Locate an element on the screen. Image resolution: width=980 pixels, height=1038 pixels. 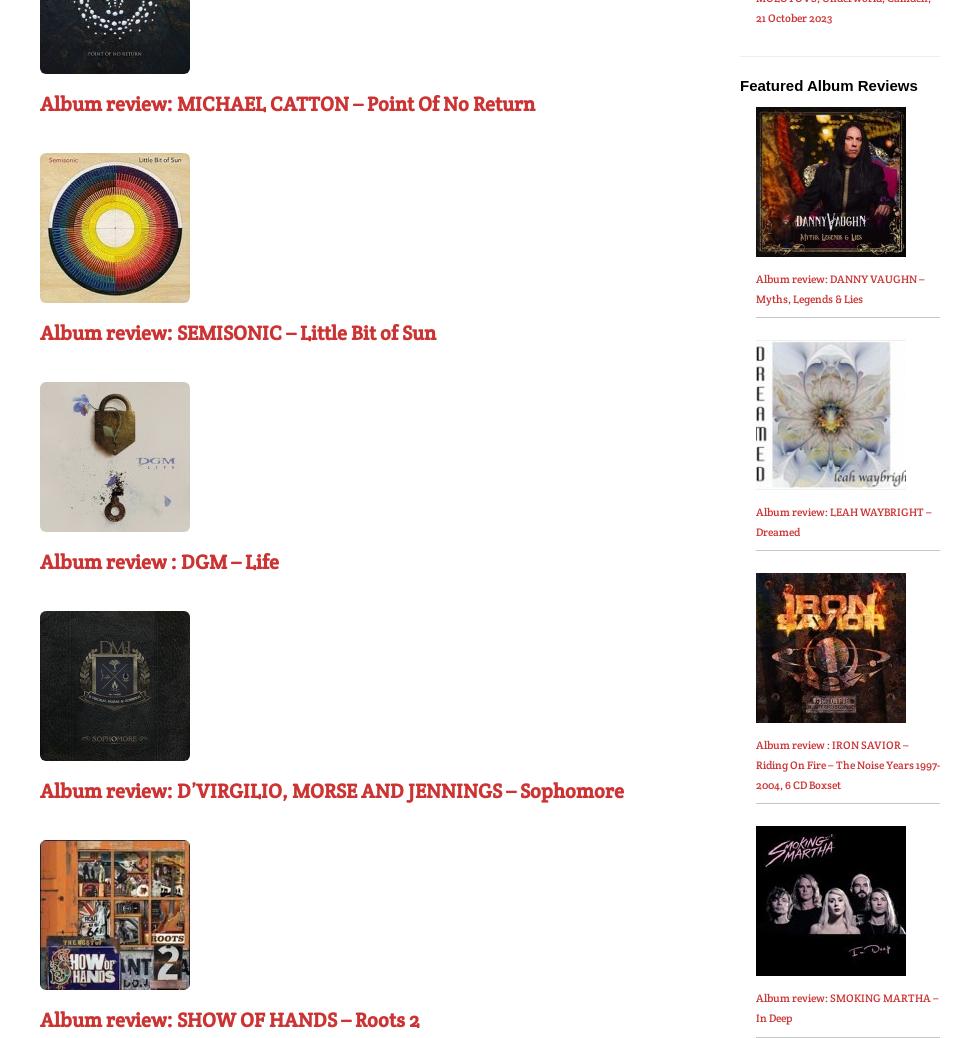
'Album review : DGM – Life' is located at coordinates (39, 560).